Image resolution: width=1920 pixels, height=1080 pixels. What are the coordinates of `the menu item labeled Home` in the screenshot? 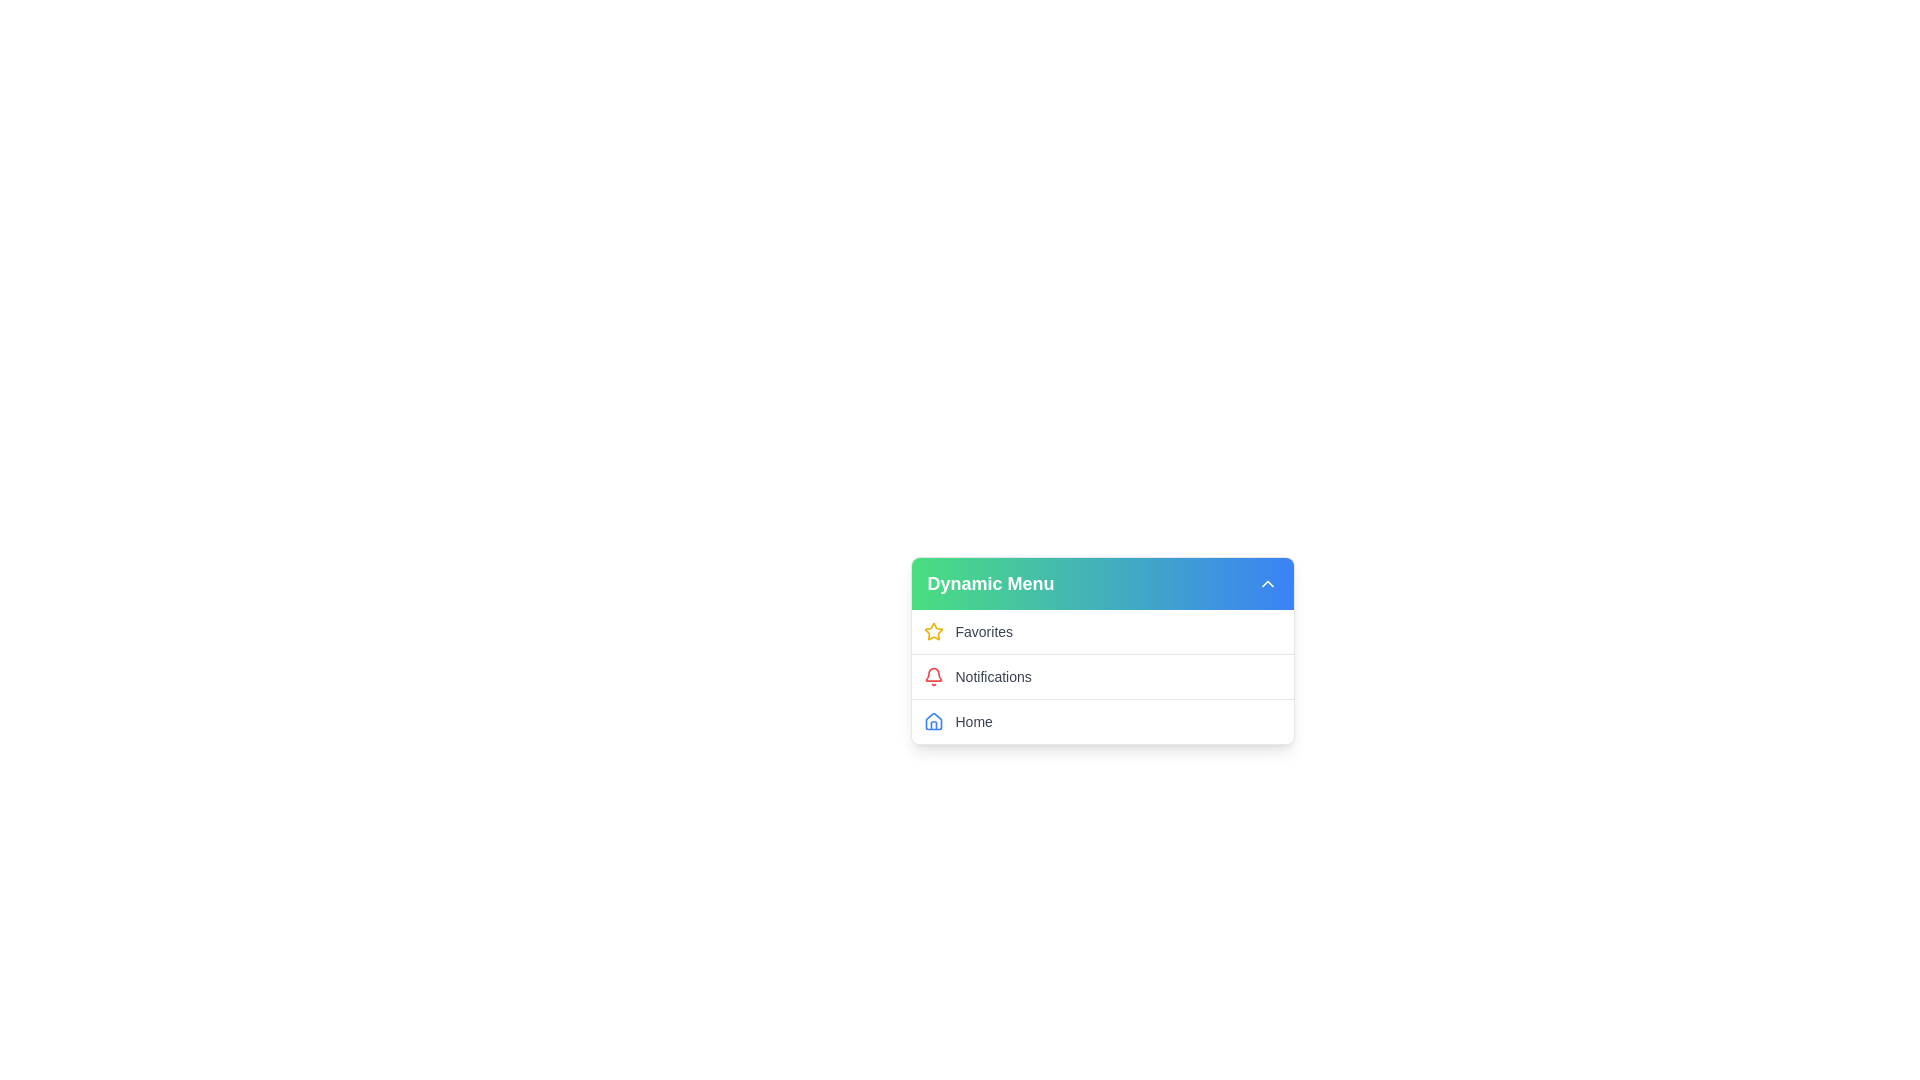 It's located at (1101, 721).